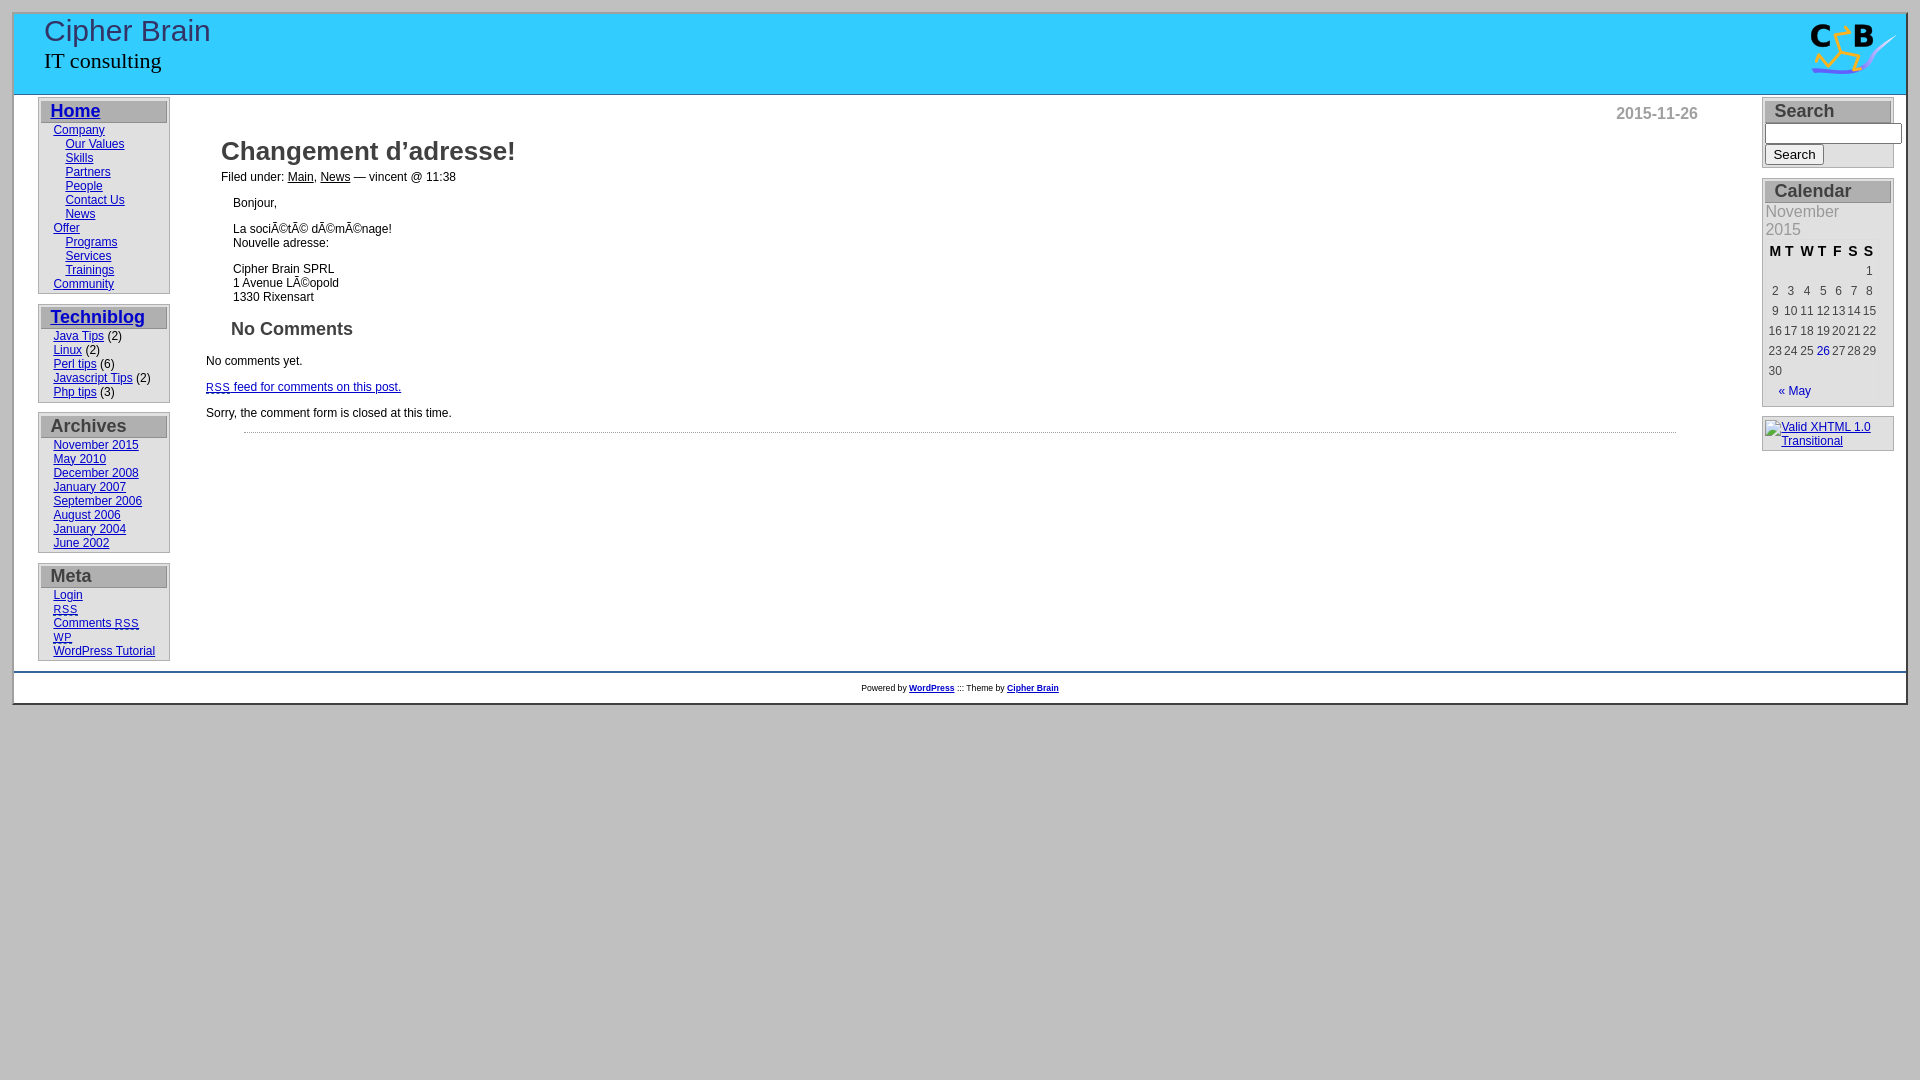  Describe the element at coordinates (93, 200) in the screenshot. I see `'Contact Us'` at that location.